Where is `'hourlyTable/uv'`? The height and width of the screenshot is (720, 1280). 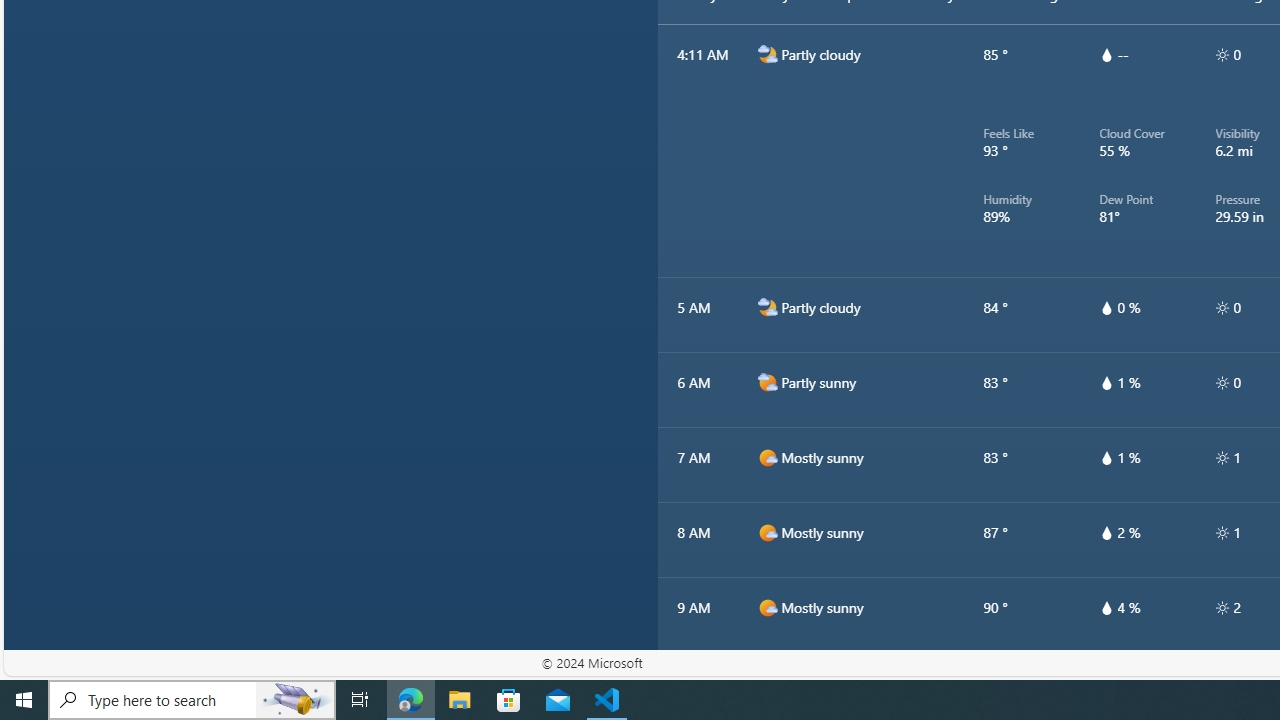
'hourlyTable/uv' is located at coordinates (1221, 607).